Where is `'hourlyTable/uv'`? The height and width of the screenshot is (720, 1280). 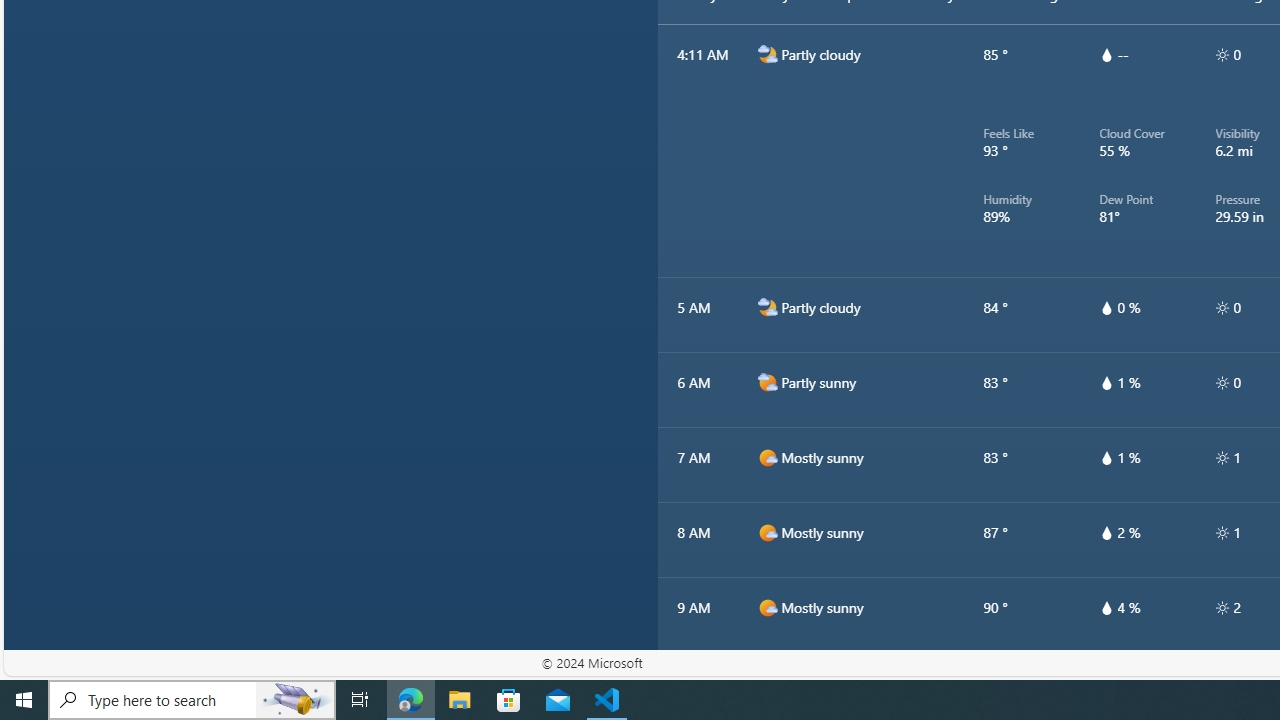
'hourlyTable/uv' is located at coordinates (1221, 607).